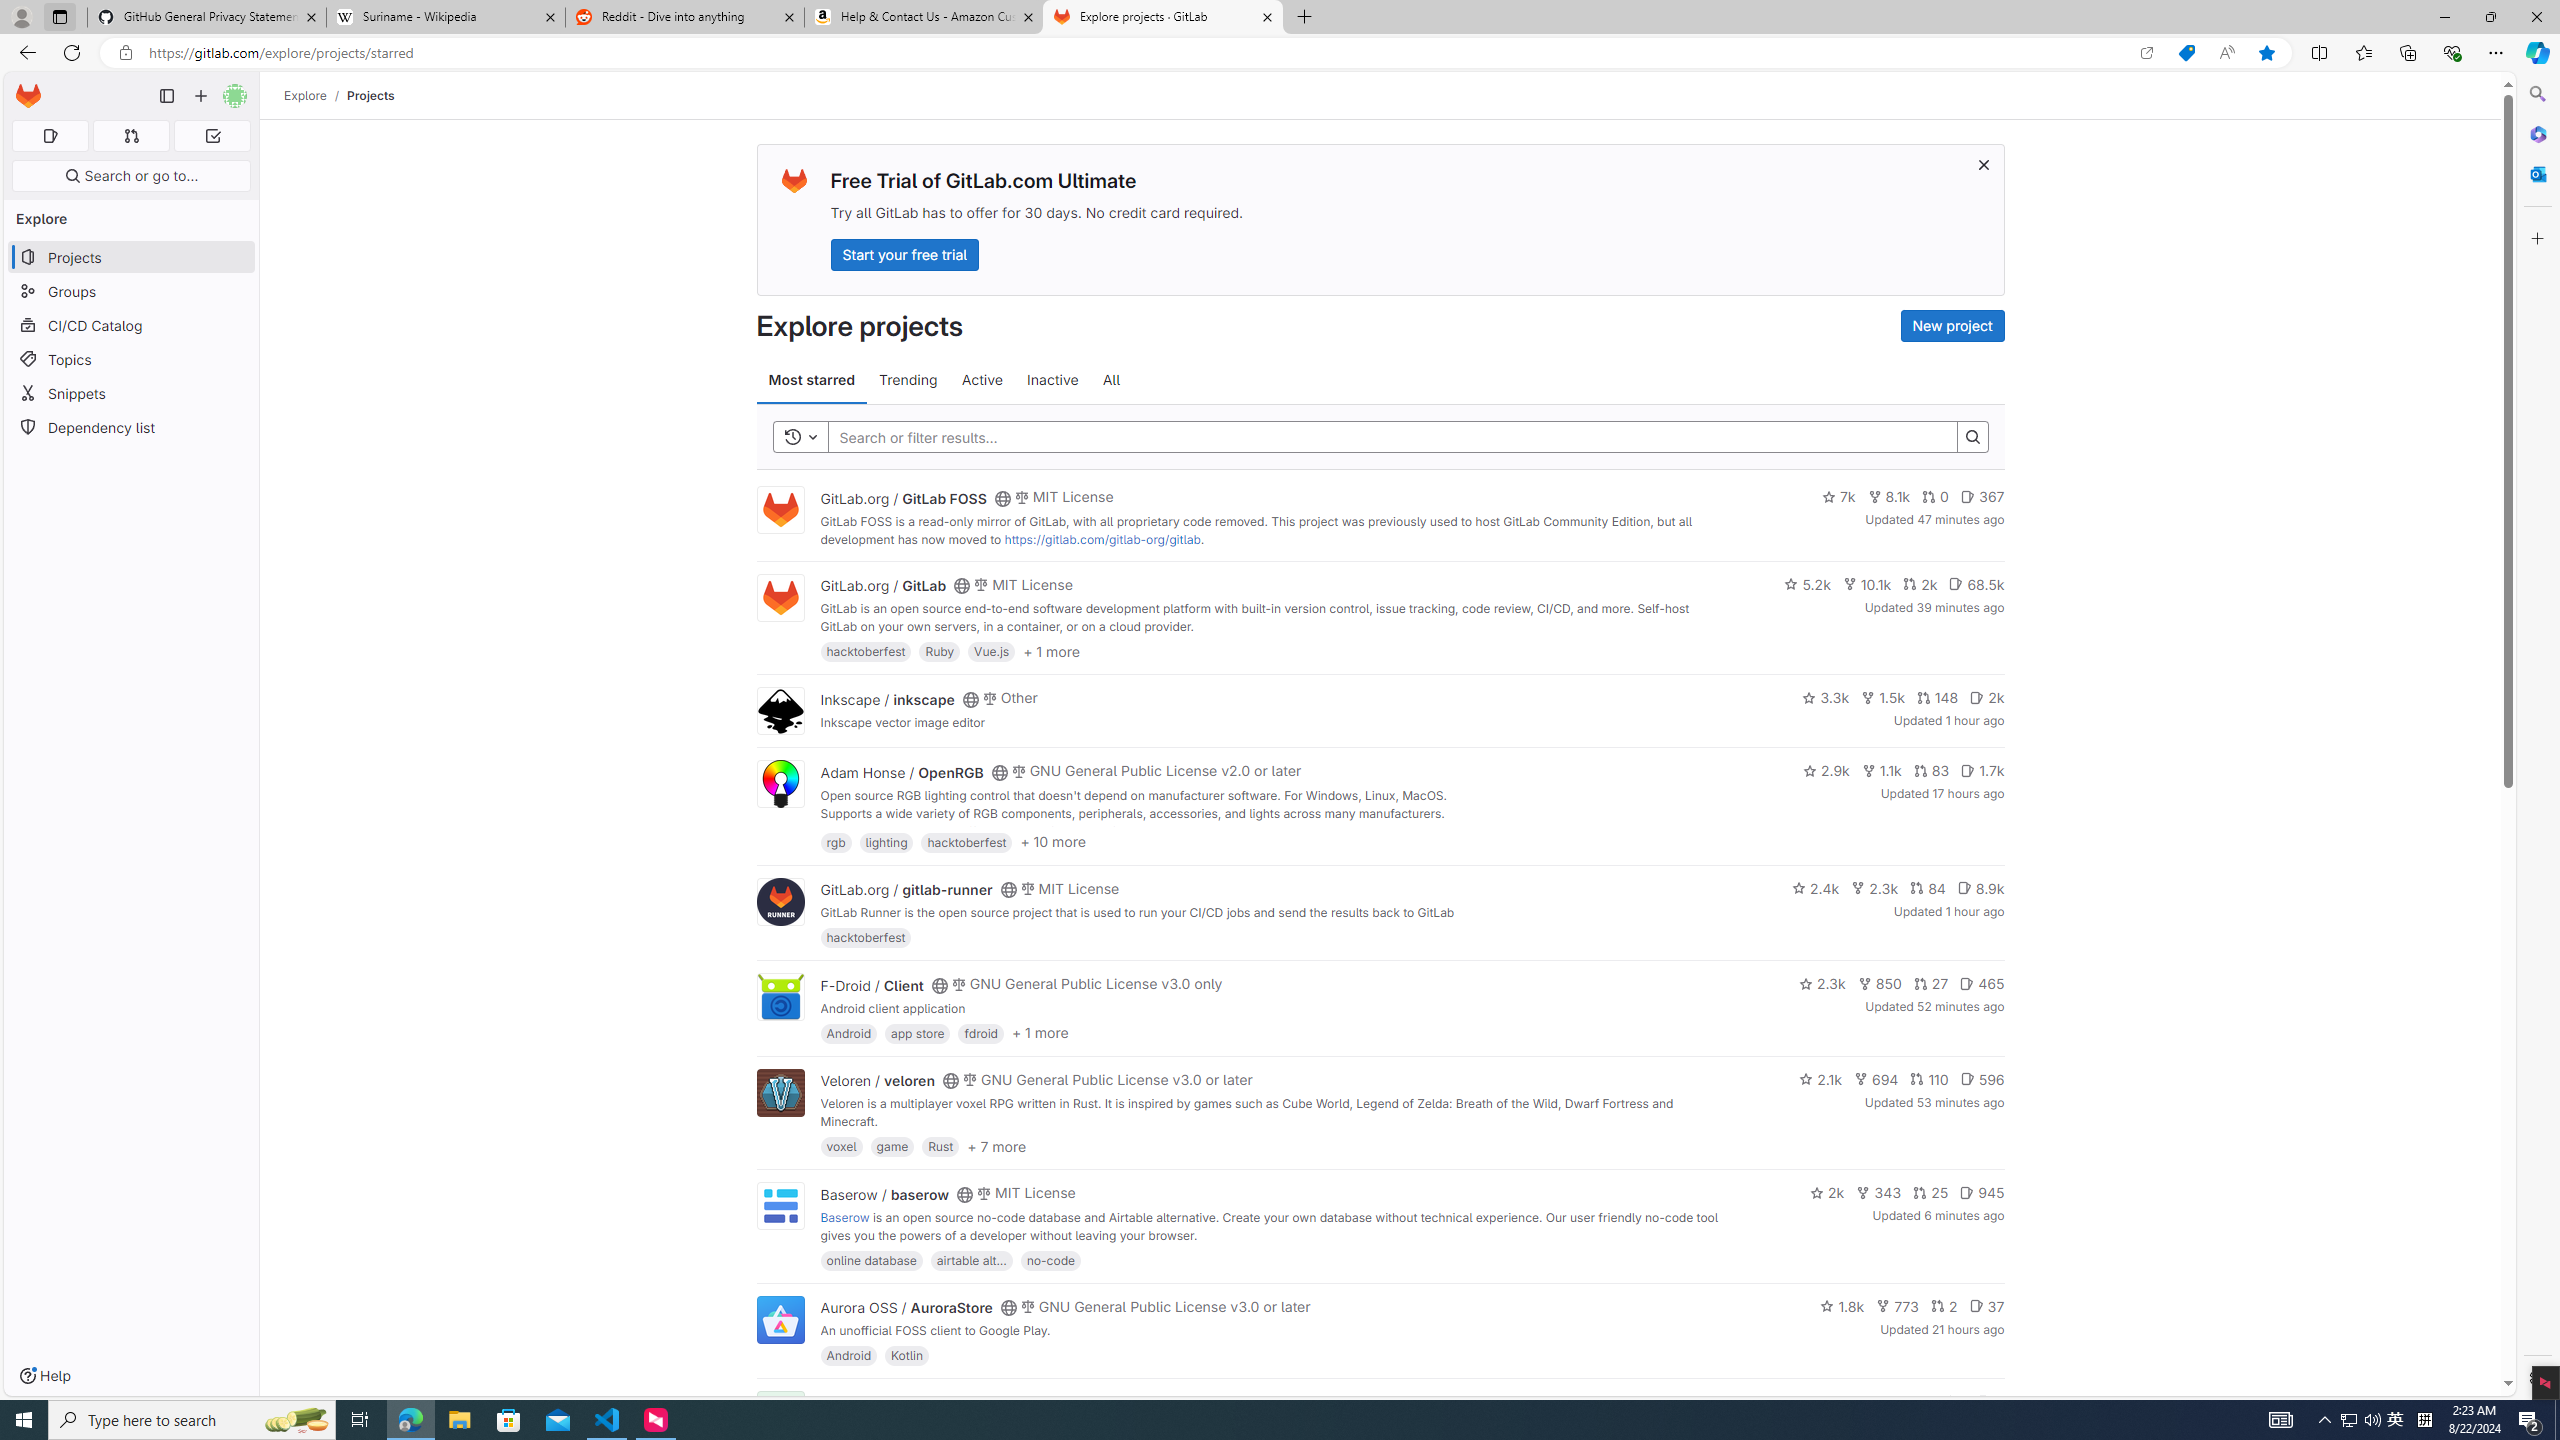 The image size is (2560, 1440). Describe the element at coordinates (871, 1259) in the screenshot. I see `'online database'` at that location.